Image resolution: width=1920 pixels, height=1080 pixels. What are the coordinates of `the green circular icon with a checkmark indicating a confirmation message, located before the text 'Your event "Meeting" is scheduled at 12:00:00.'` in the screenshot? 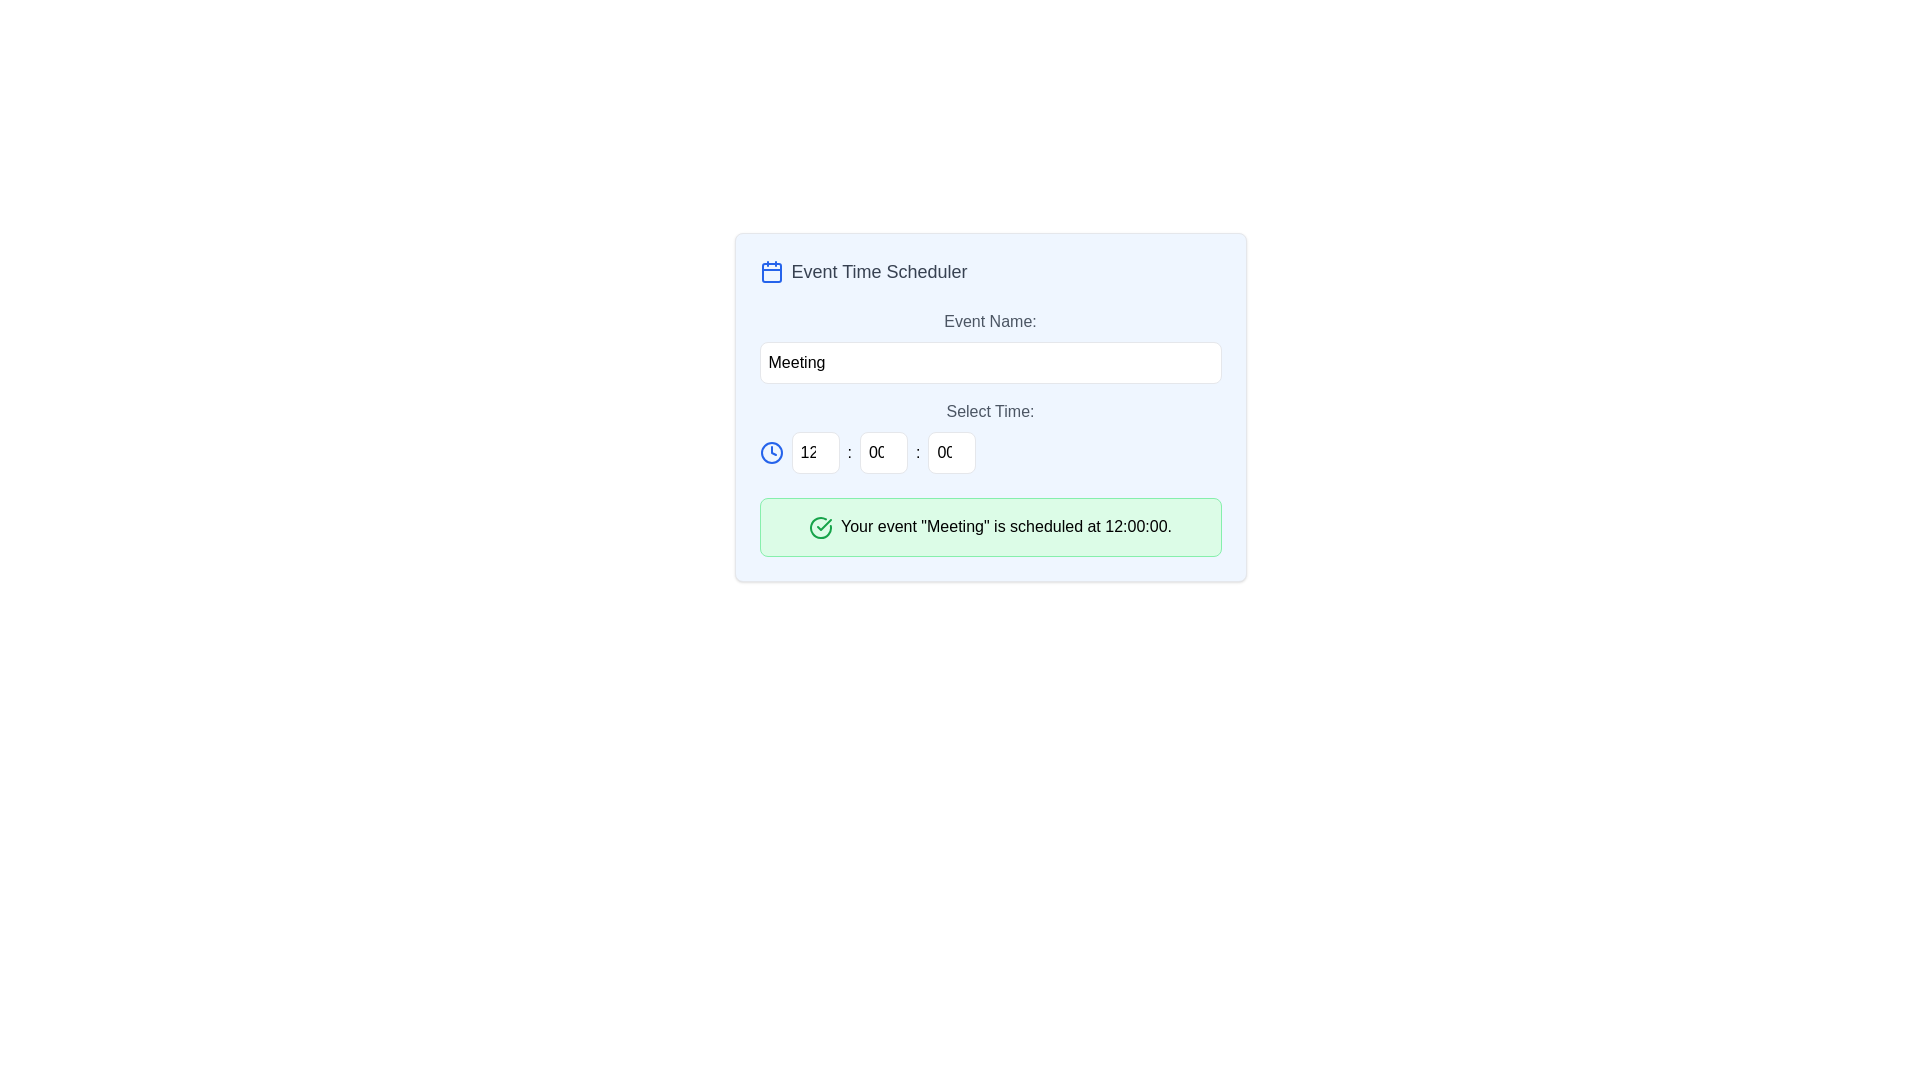 It's located at (820, 526).